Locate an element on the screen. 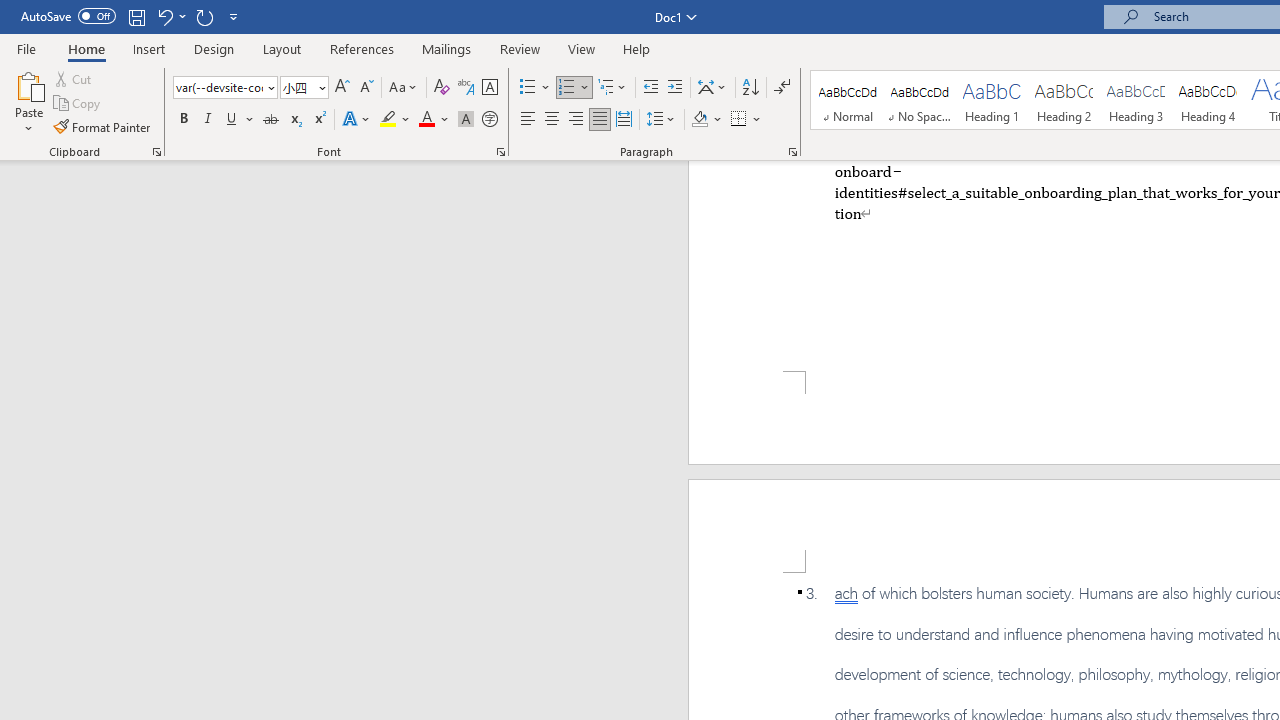  'Enclose Characters...' is located at coordinates (489, 119).